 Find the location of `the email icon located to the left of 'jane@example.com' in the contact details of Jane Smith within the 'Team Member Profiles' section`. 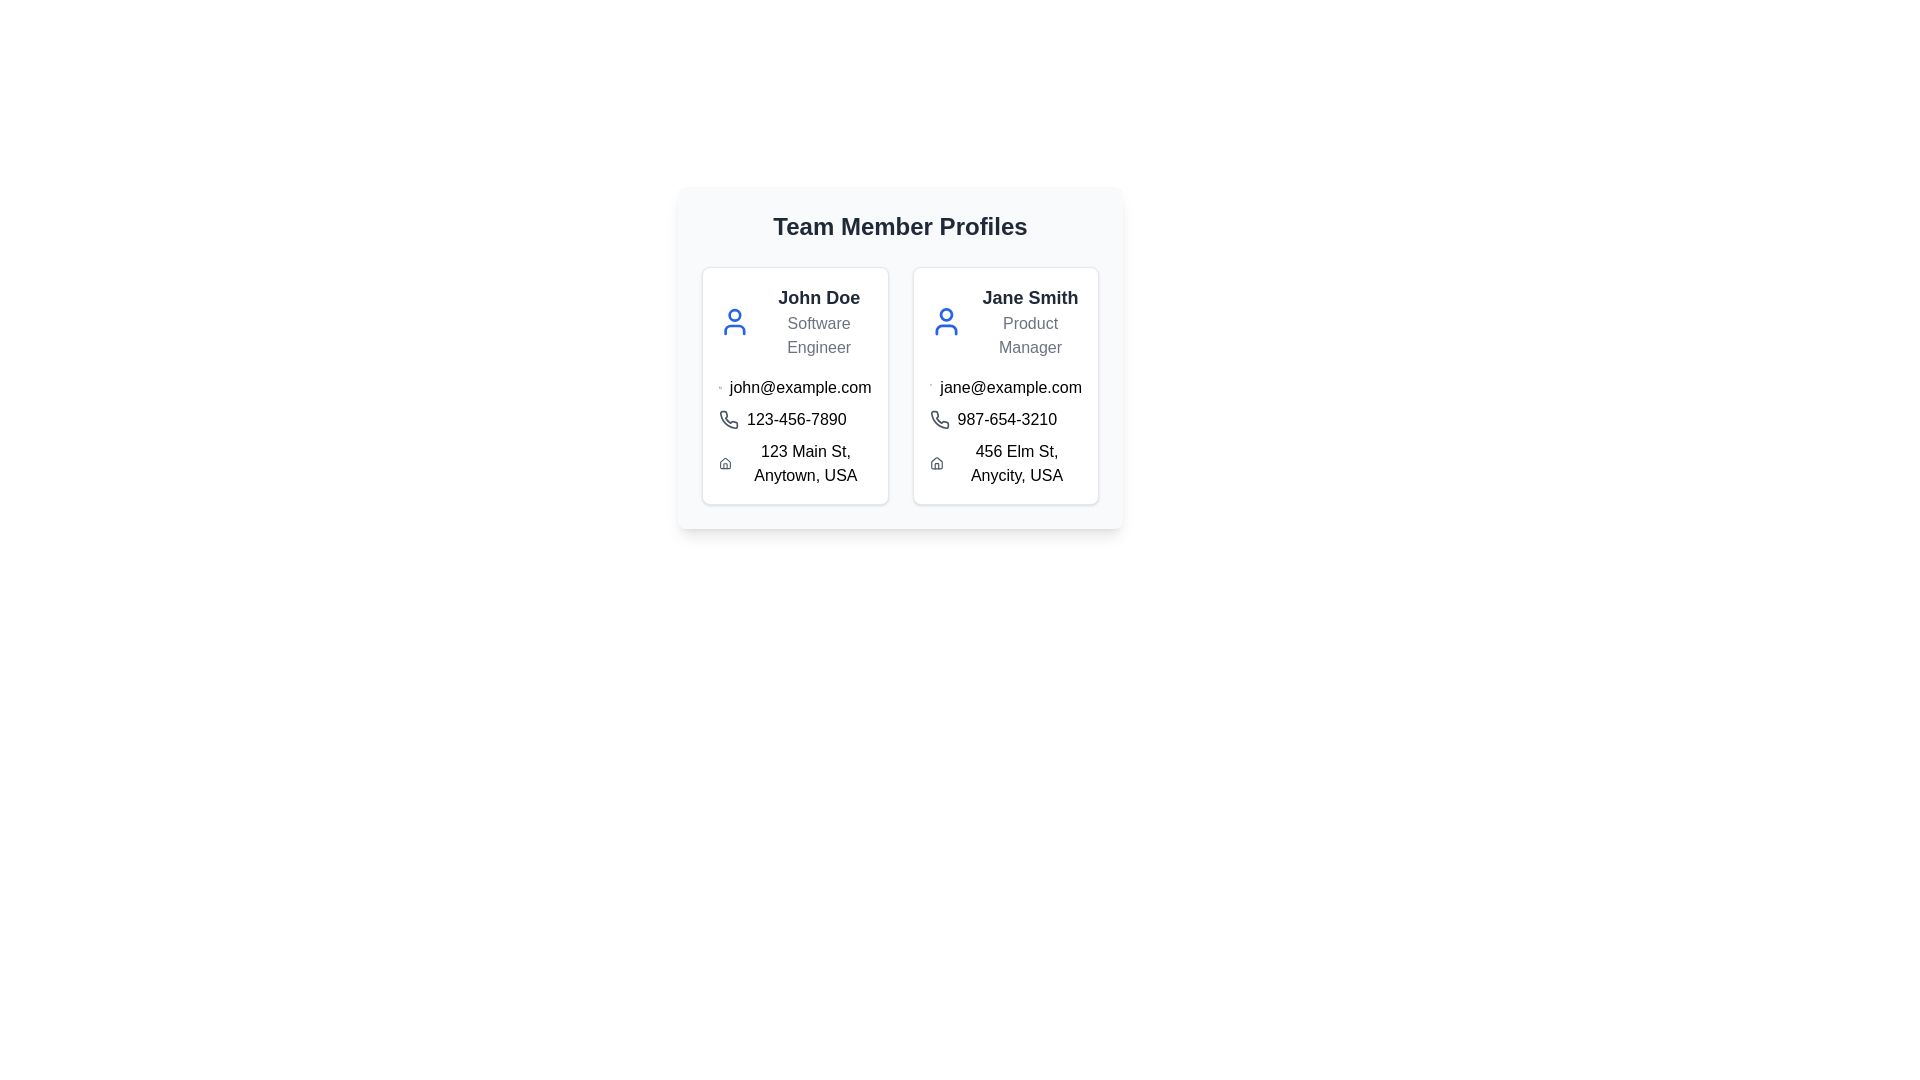

the email icon located to the left of 'jane@example.com' in the contact details of Jane Smith within the 'Team Member Profiles' section is located at coordinates (930, 388).